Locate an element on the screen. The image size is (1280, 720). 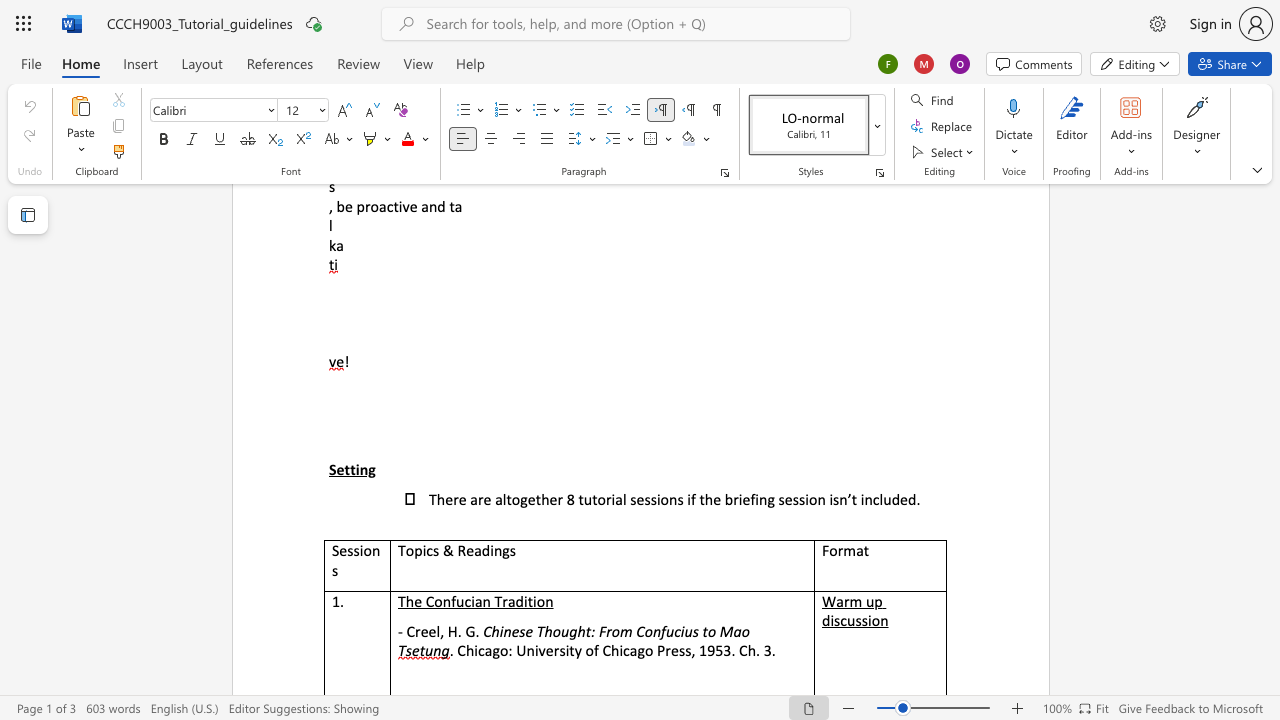
the space between the continuous character "u" and "d" in the text is located at coordinates (890, 498).